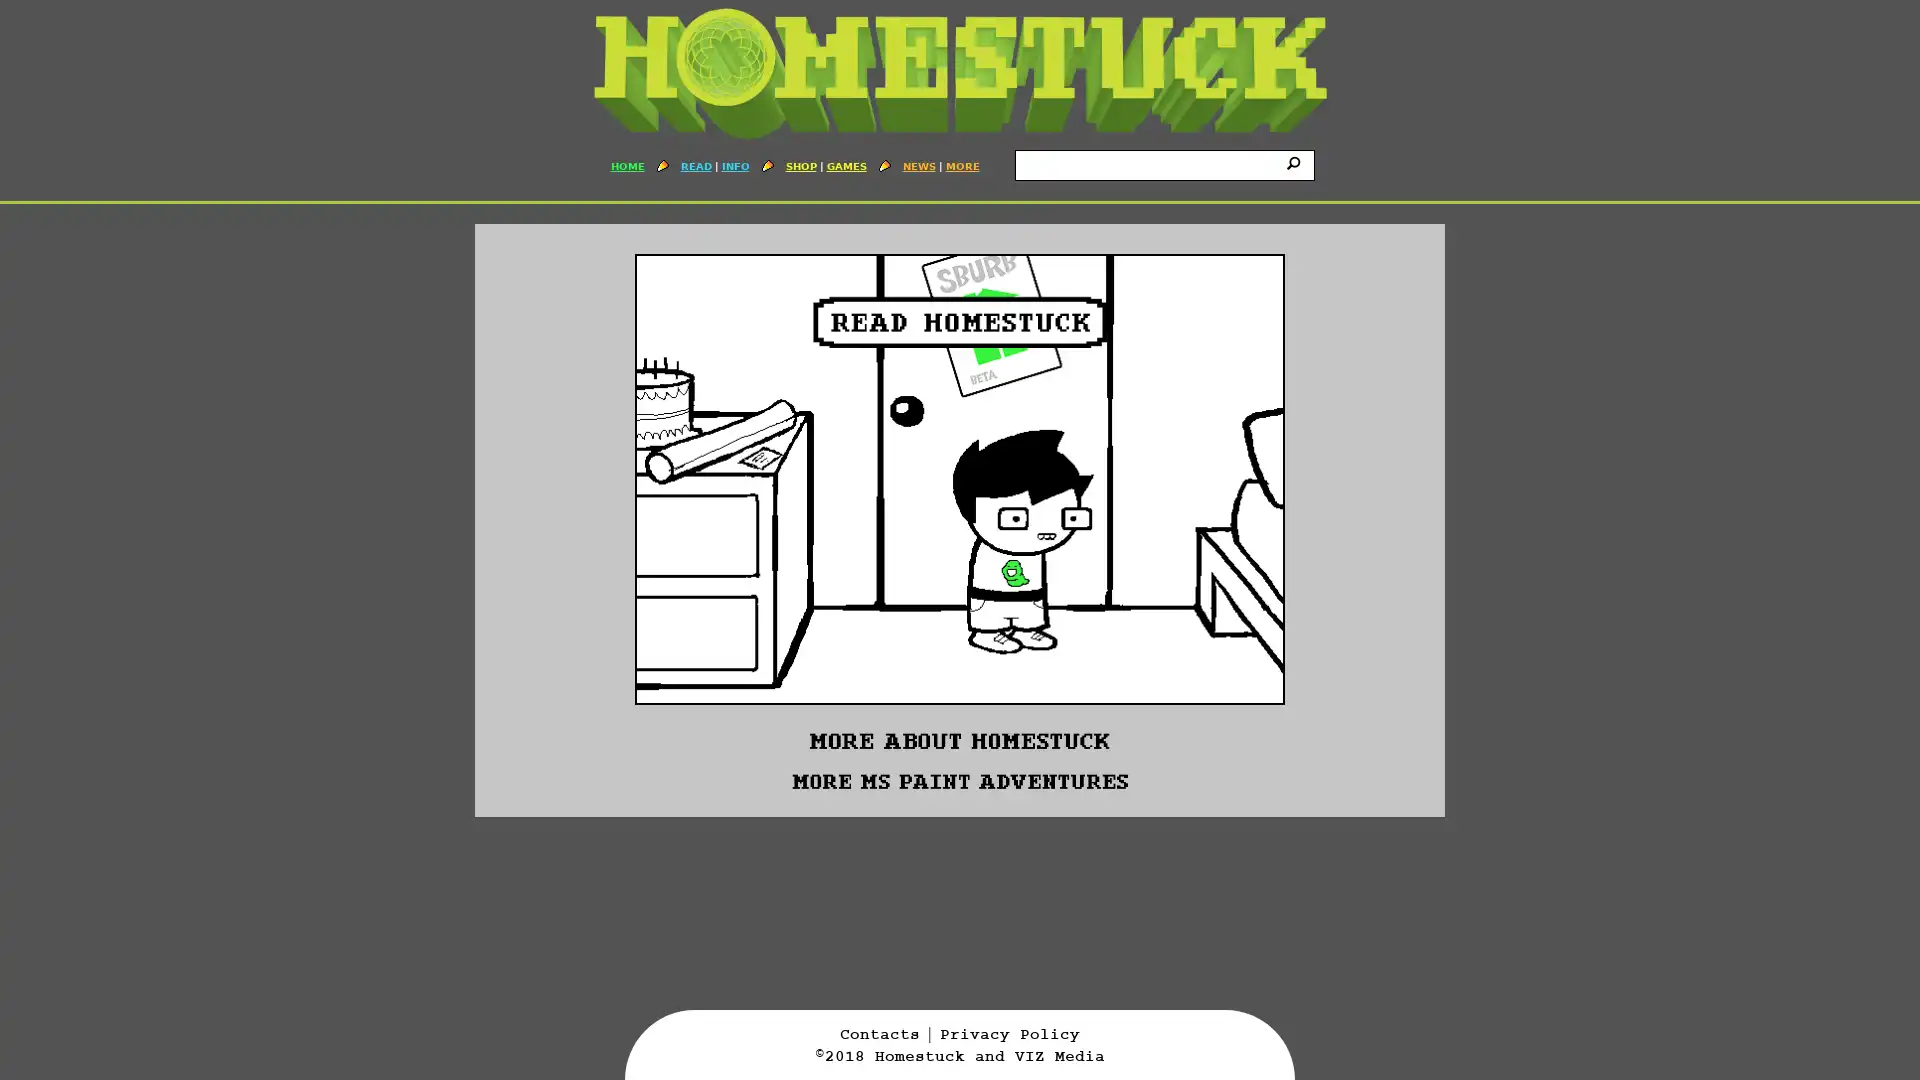  Describe the element at coordinates (1296, 161) in the screenshot. I see `i` at that location.